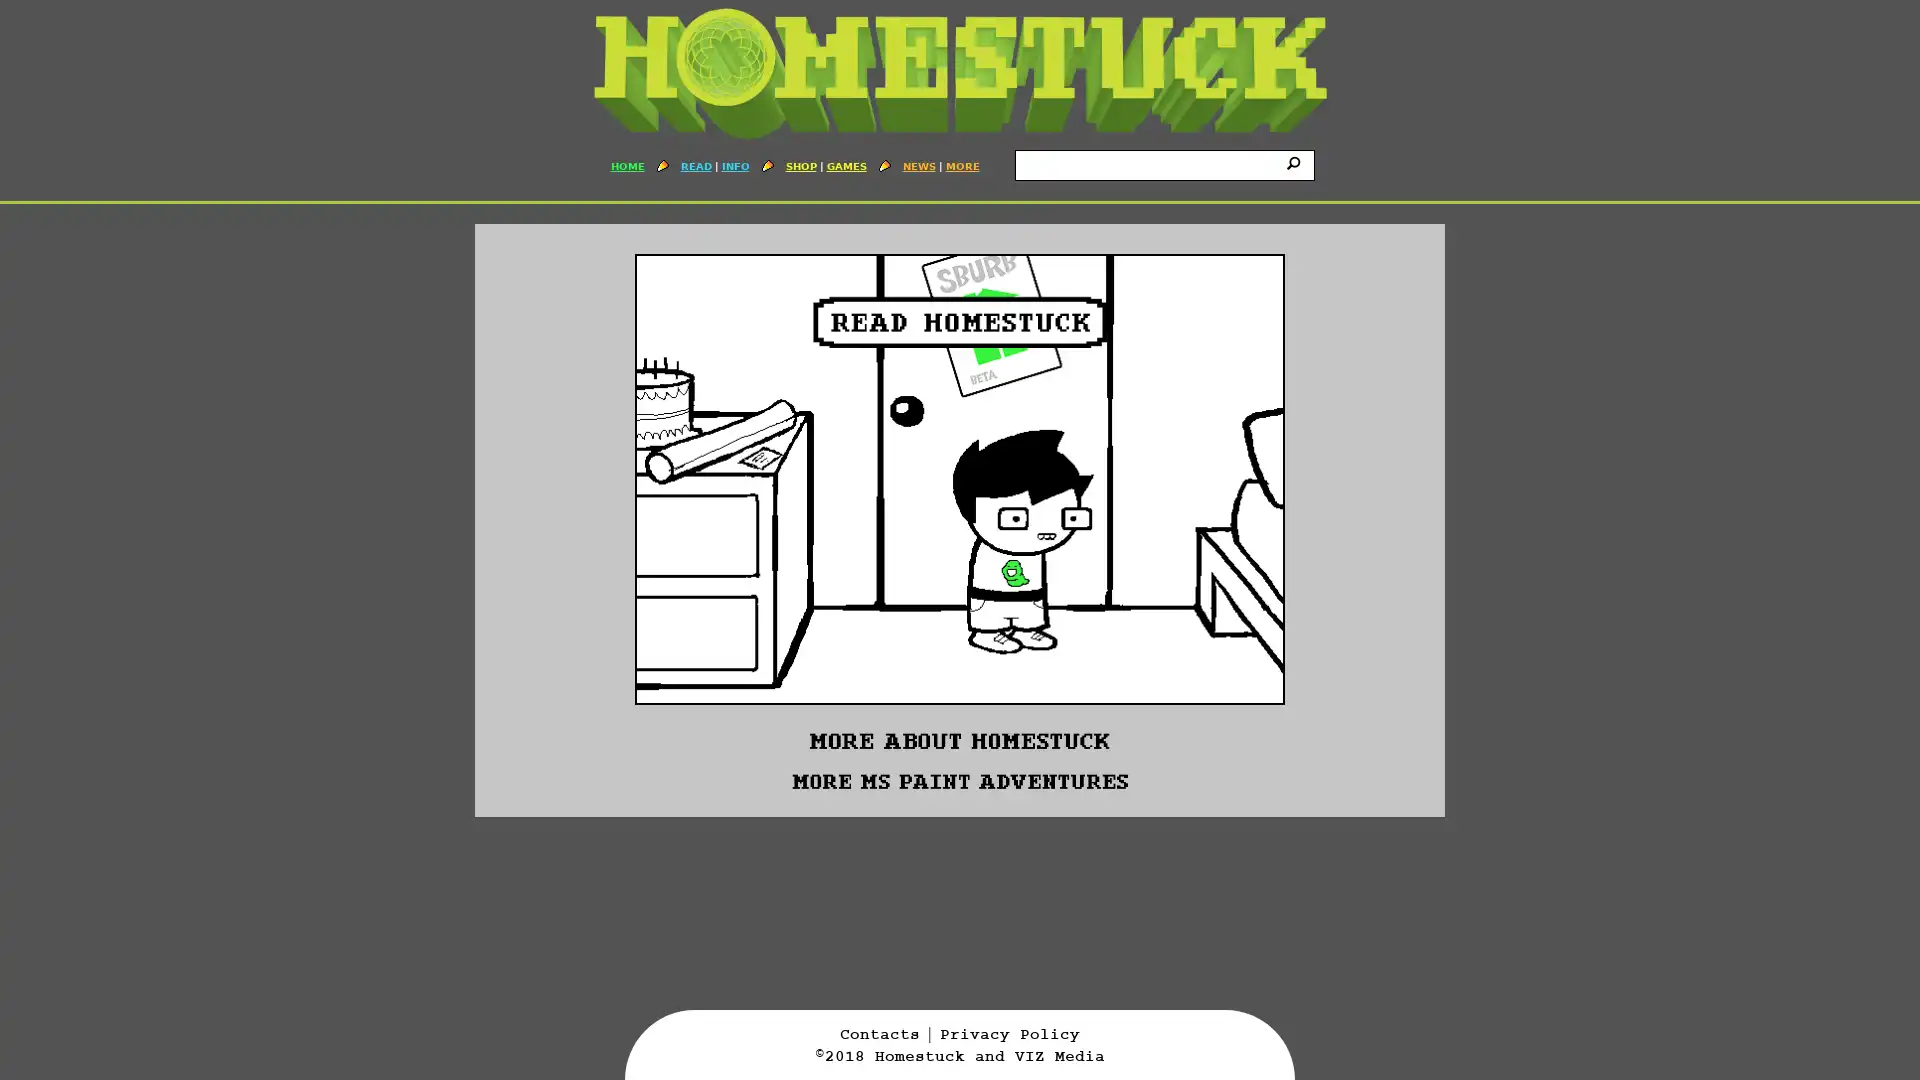  Describe the element at coordinates (1296, 161) in the screenshot. I see `i` at that location.